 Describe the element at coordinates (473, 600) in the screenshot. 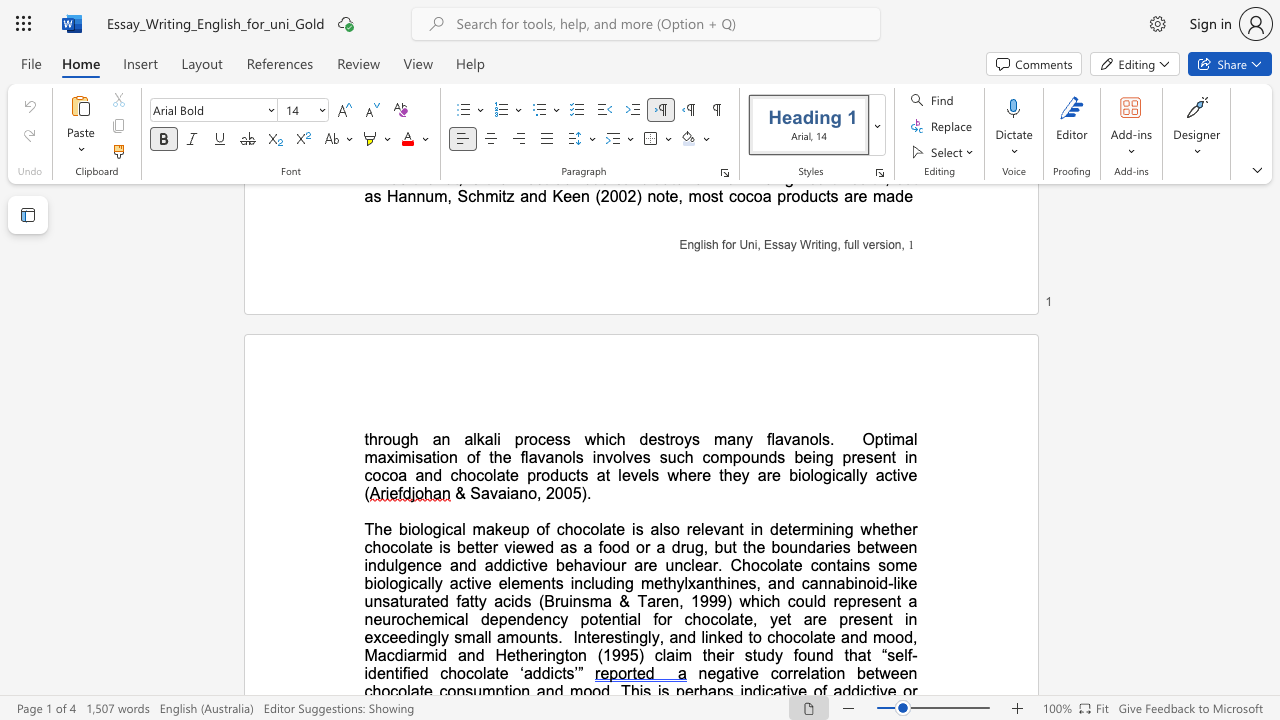

I see `the subset text "ty acids (Bruinsma & T" within the text "some biologically active elements including methylxanthines, and cannabinoid-like unsaturated fatty acids (Bruinsma & Taren, 1999) which could"` at that location.